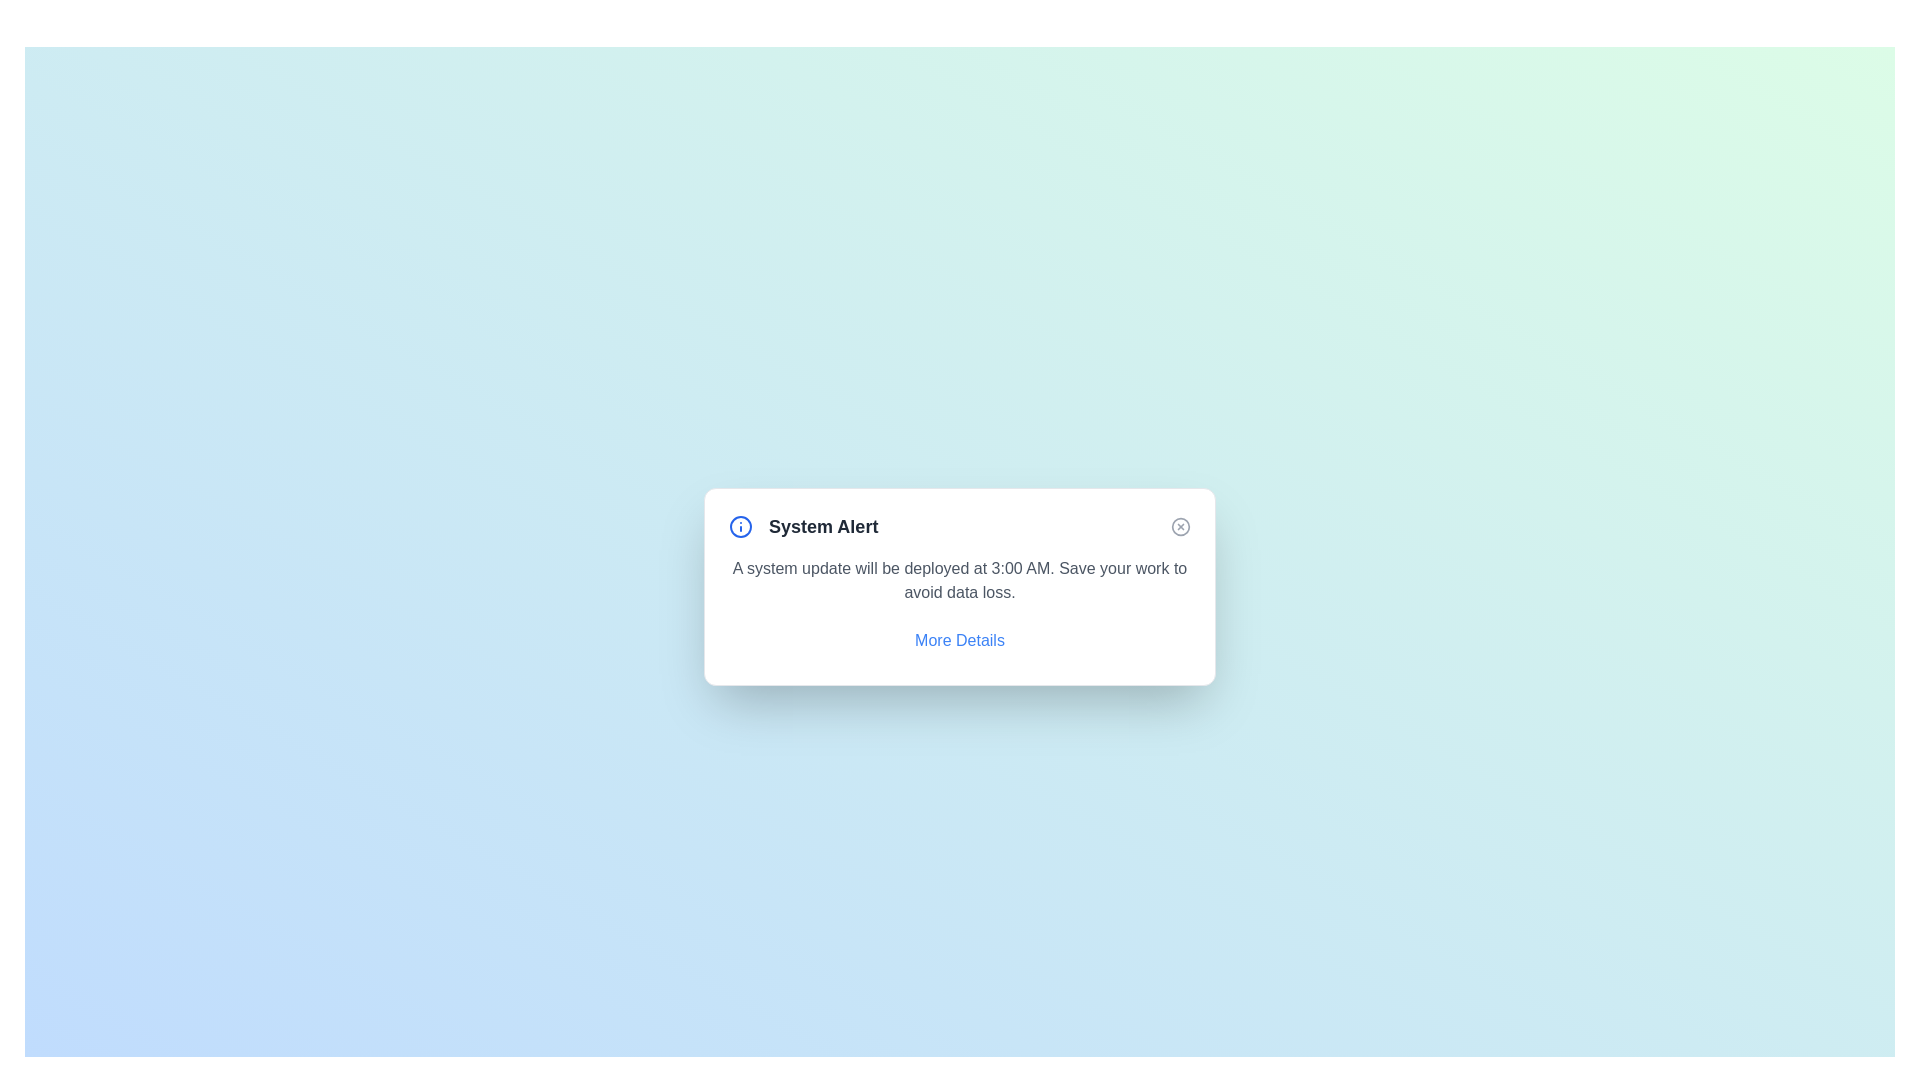 The image size is (1920, 1080). Describe the element at coordinates (1180, 526) in the screenshot. I see `the close button located at the top-right corner of the notification card` at that location.